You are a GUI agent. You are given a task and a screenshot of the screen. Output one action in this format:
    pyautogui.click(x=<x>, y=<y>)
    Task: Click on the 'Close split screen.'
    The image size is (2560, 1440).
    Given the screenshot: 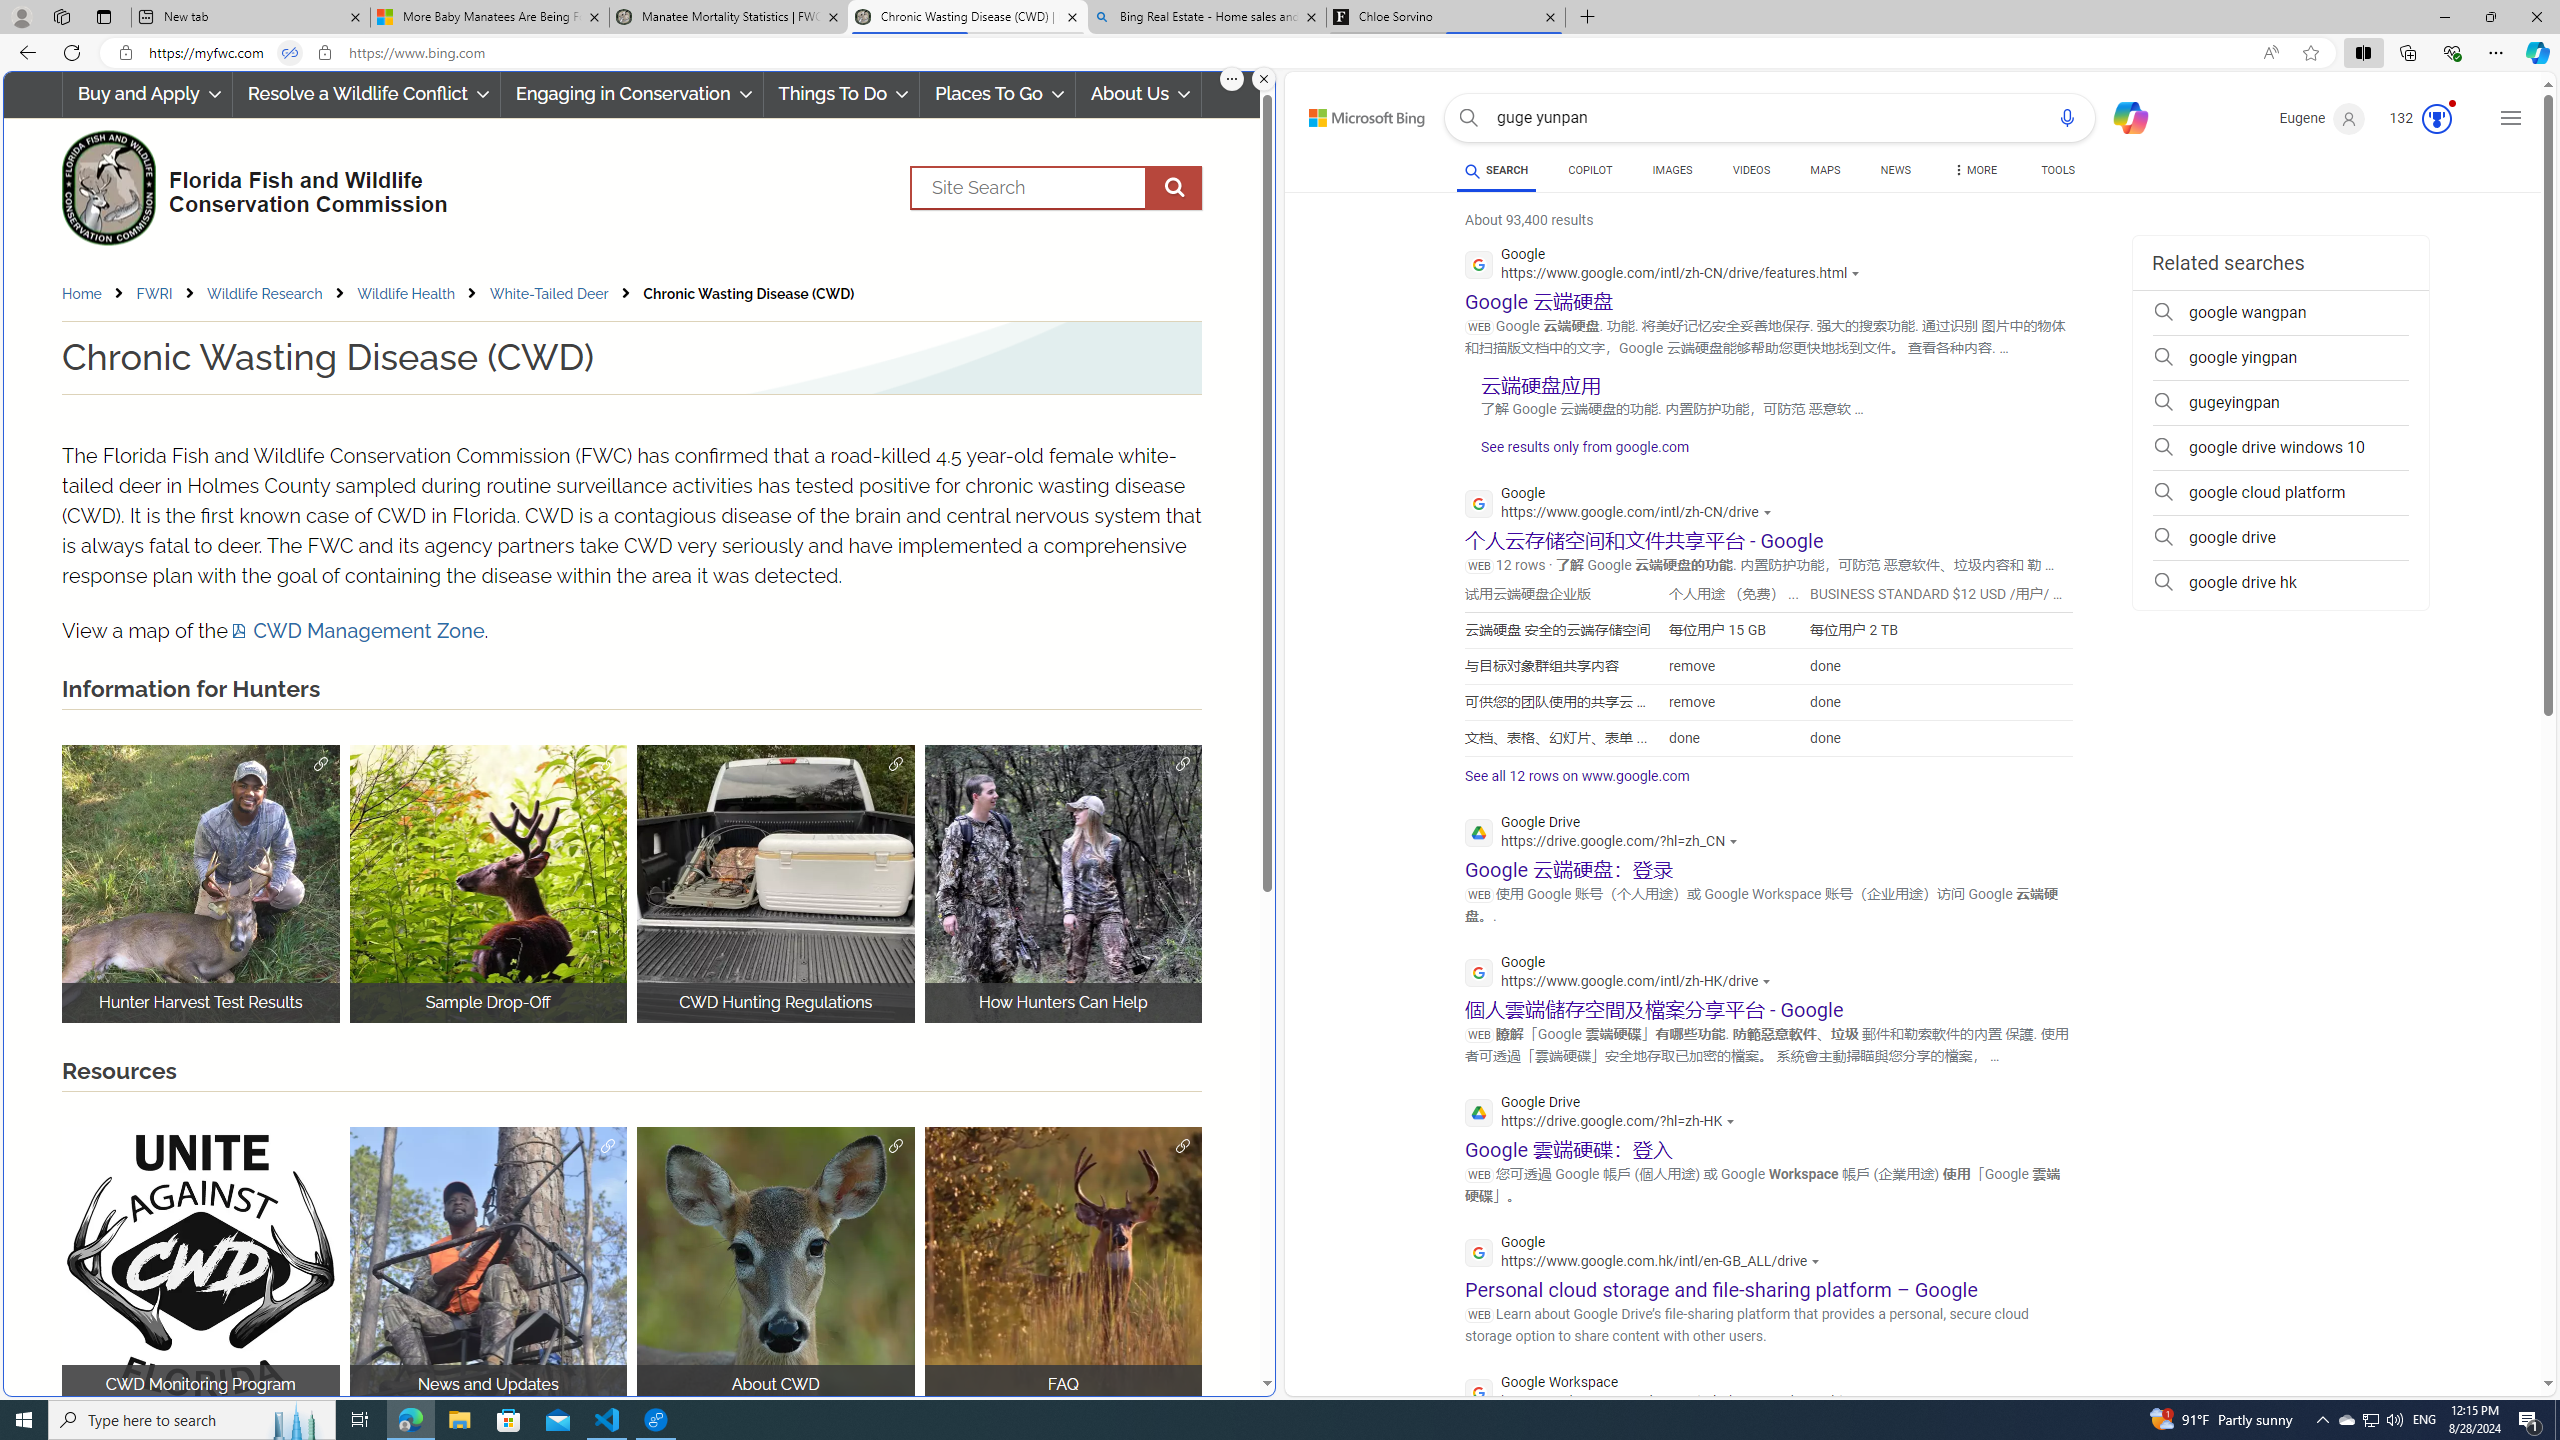 What is the action you would take?
    pyautogui.click(x=1263, y=78)
    